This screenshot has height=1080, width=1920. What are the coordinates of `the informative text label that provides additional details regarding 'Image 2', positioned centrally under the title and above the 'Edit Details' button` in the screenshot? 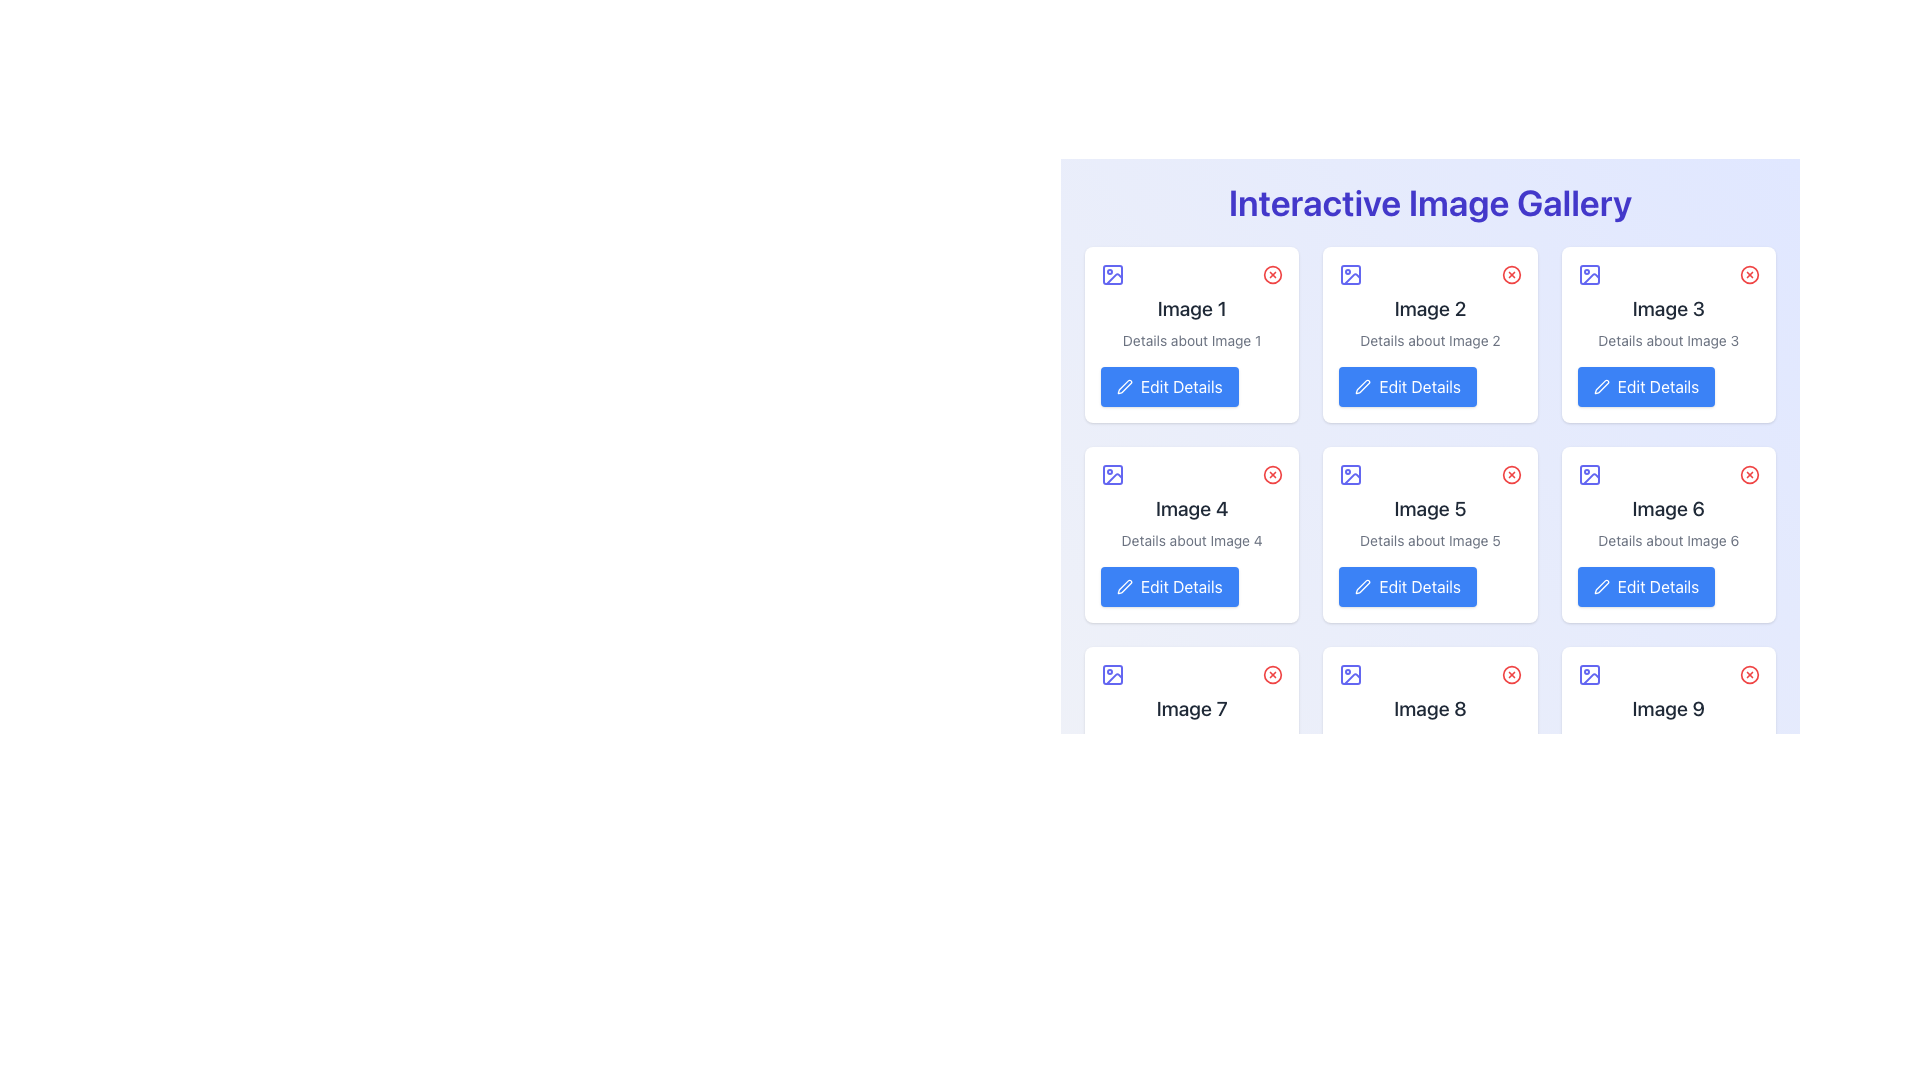 It's located at (1429, 339).